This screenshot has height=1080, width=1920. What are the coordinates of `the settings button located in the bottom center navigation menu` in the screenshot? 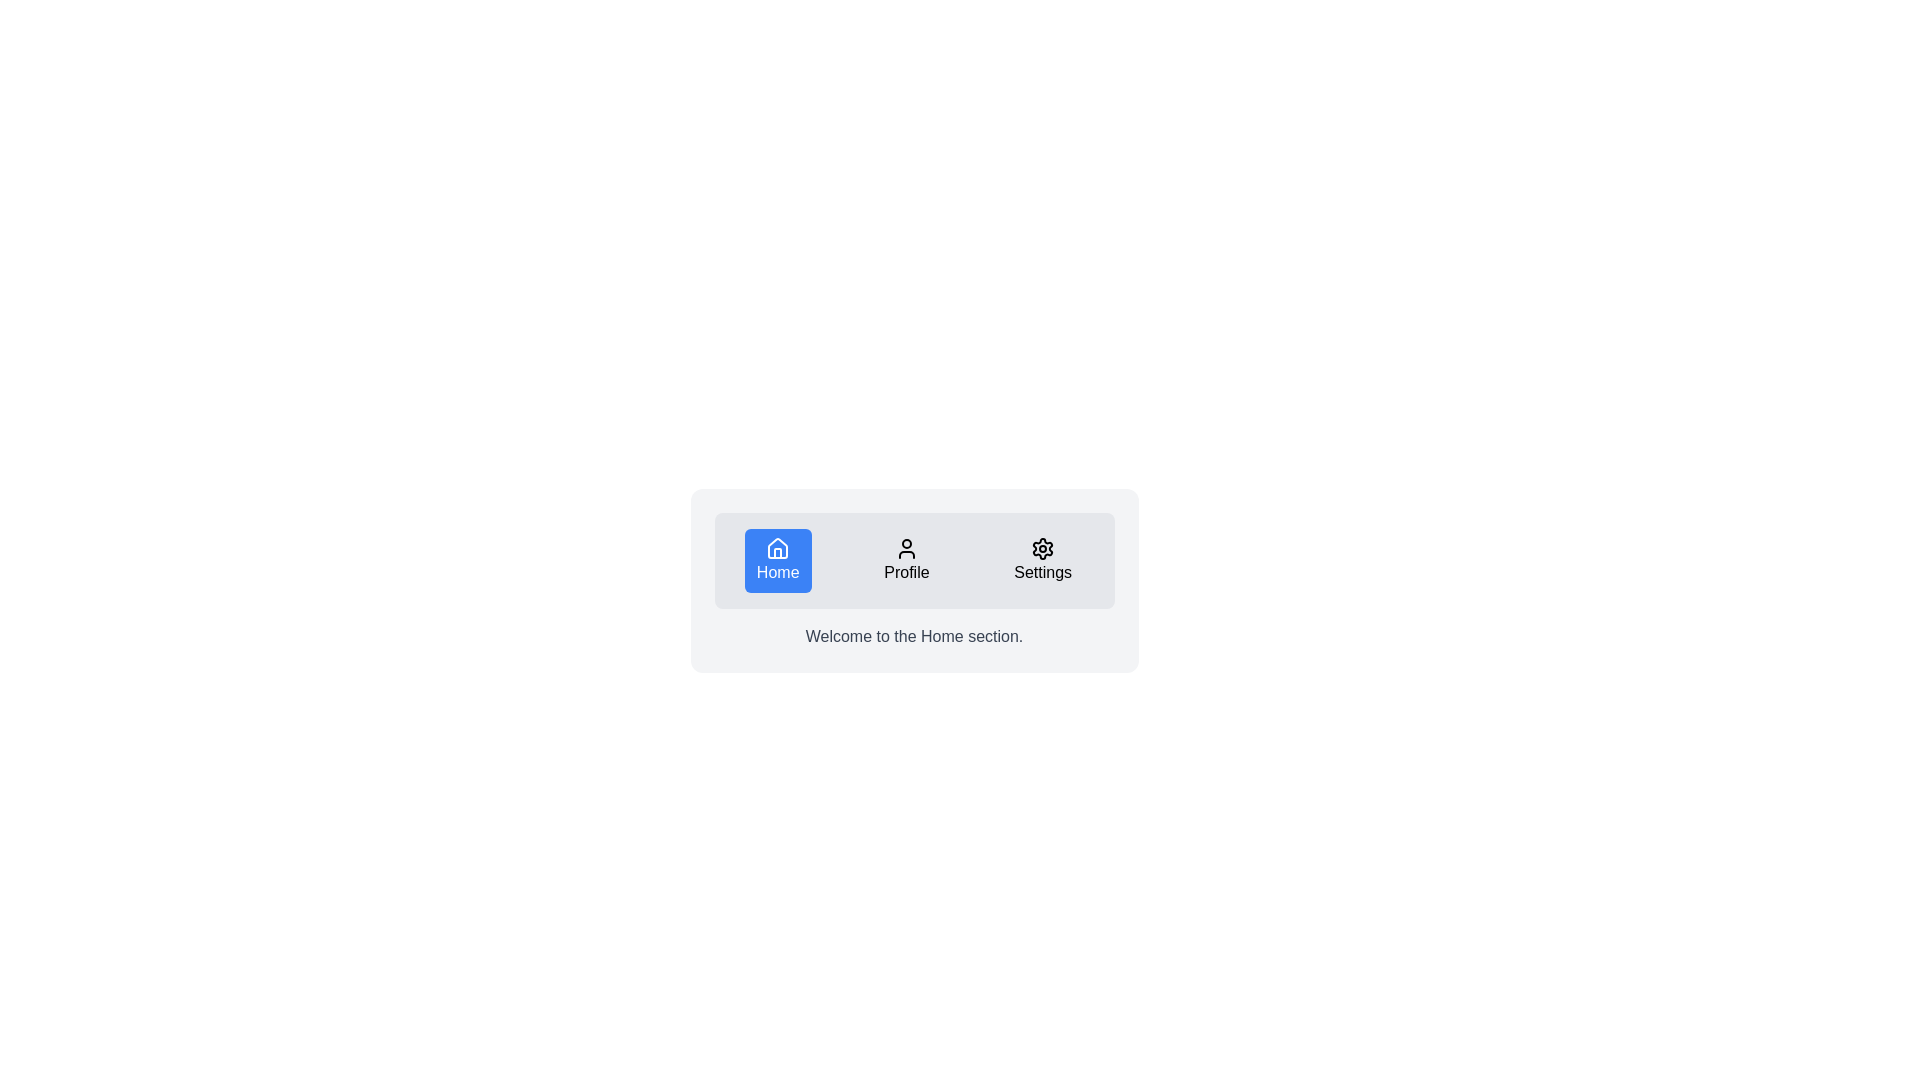 It's located at (1042, 560).